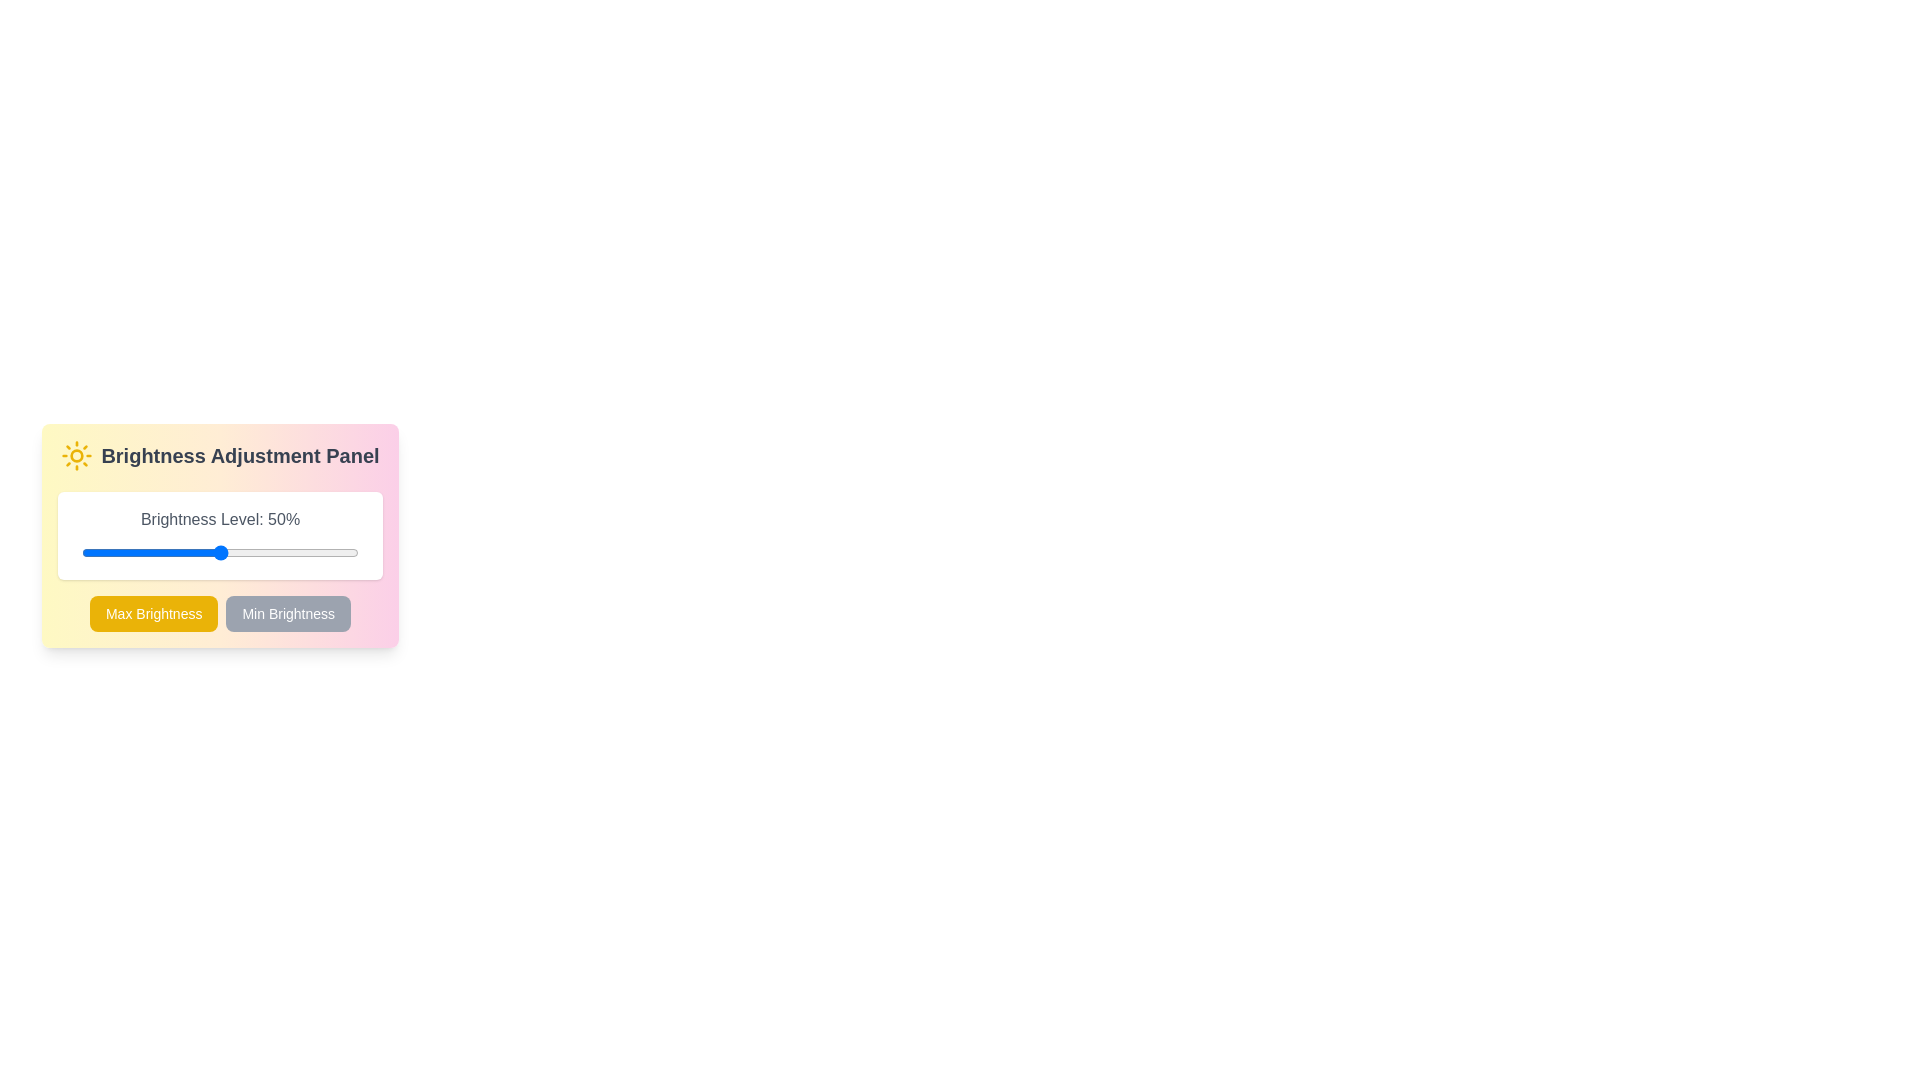 Image resolution: width=1920 pixels, height=1080 pixels. Describe the element at coordinates (92, 552) in the screenshot. I see `the brightness by dragging the slider to 4%` at that location.